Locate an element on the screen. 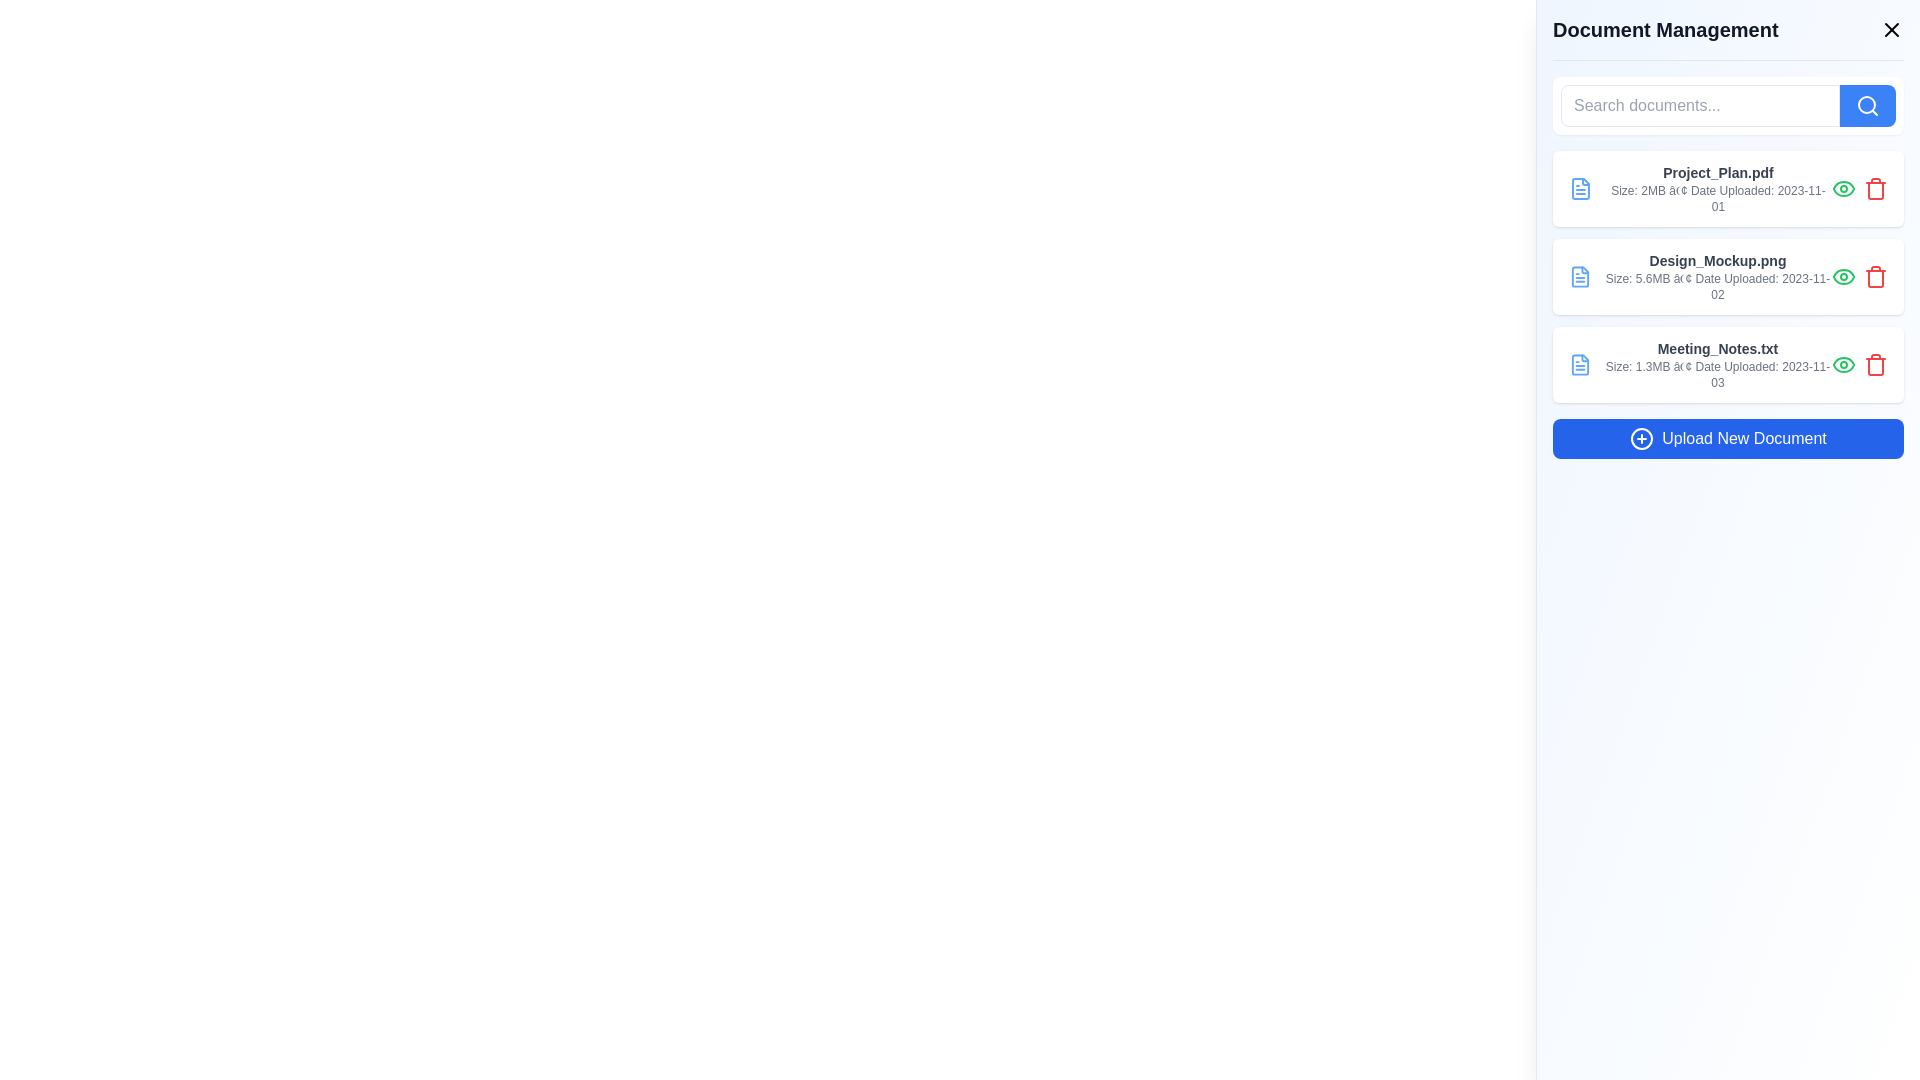 This screenshot has width=1920, height=1080. the interactive 'X' icon located to the right of the 'Document Management' header to change its color to red is located at coordinates (1890, 30).